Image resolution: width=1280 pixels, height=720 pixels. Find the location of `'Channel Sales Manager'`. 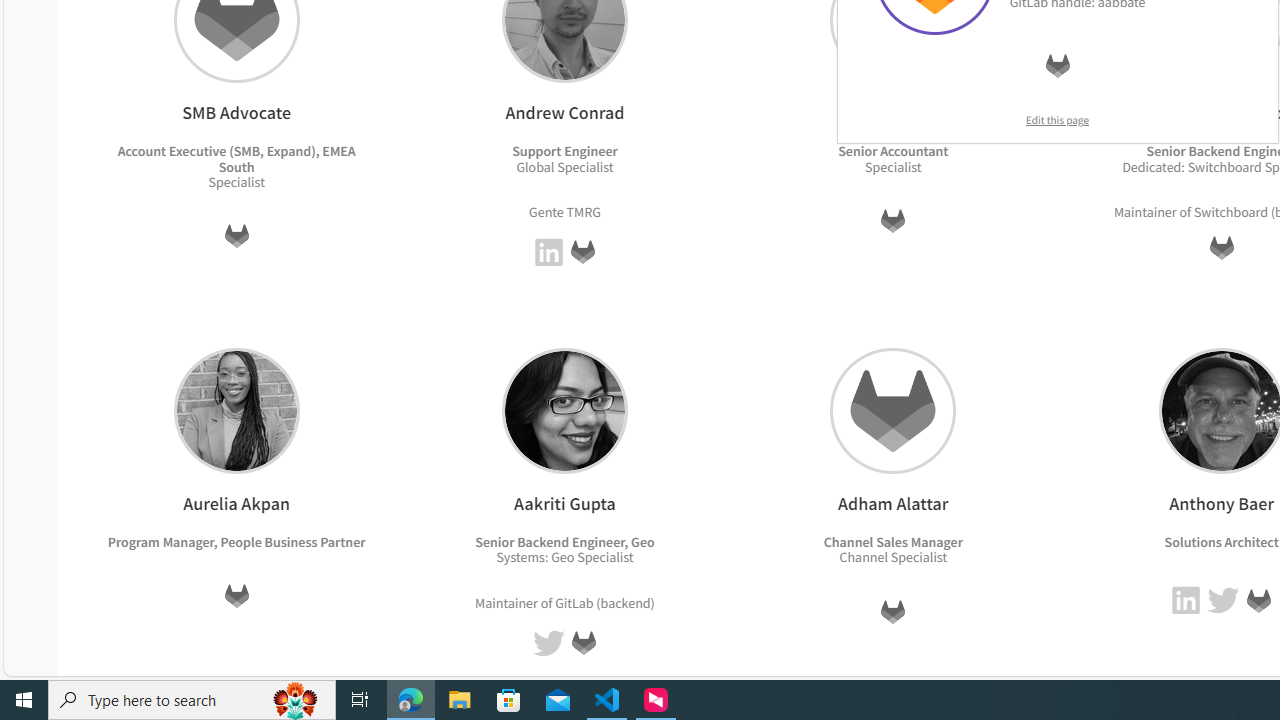

'Channel Sales Manager' is located at coordinates (891, 541).